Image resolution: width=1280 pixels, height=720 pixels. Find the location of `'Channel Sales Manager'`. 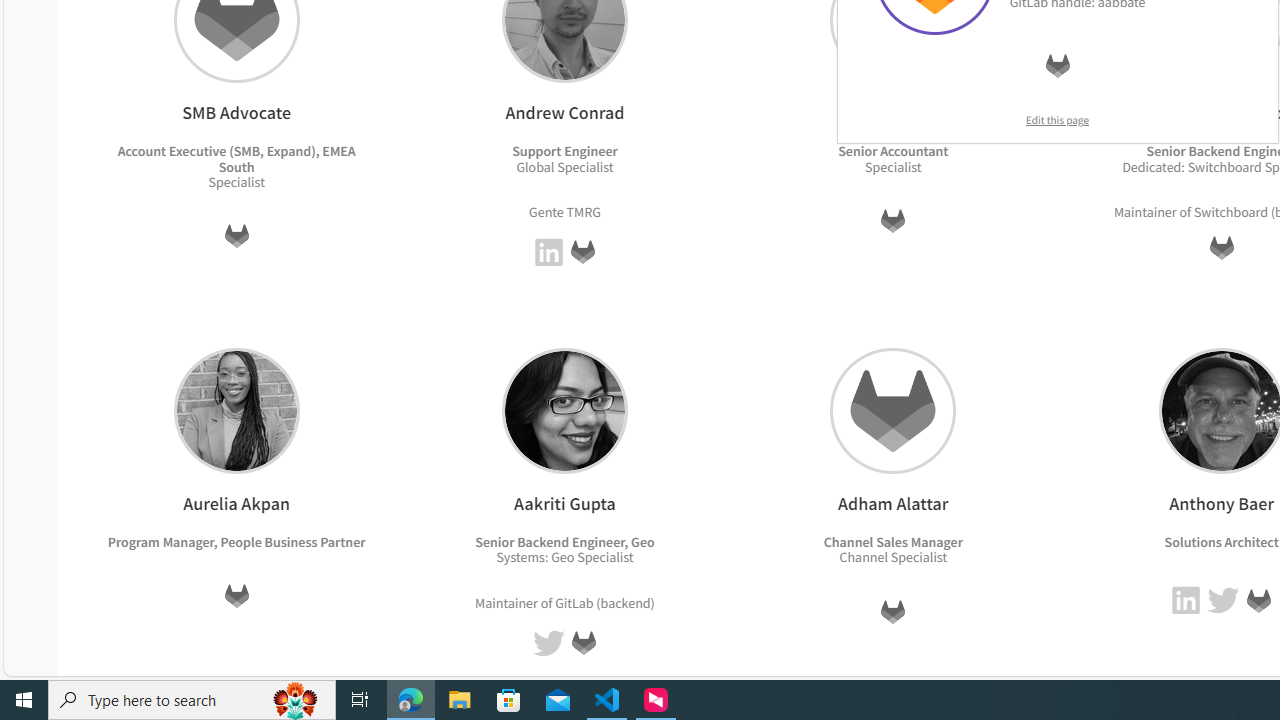

'Channel Sales Manager' is located at coordinates (891, 541).